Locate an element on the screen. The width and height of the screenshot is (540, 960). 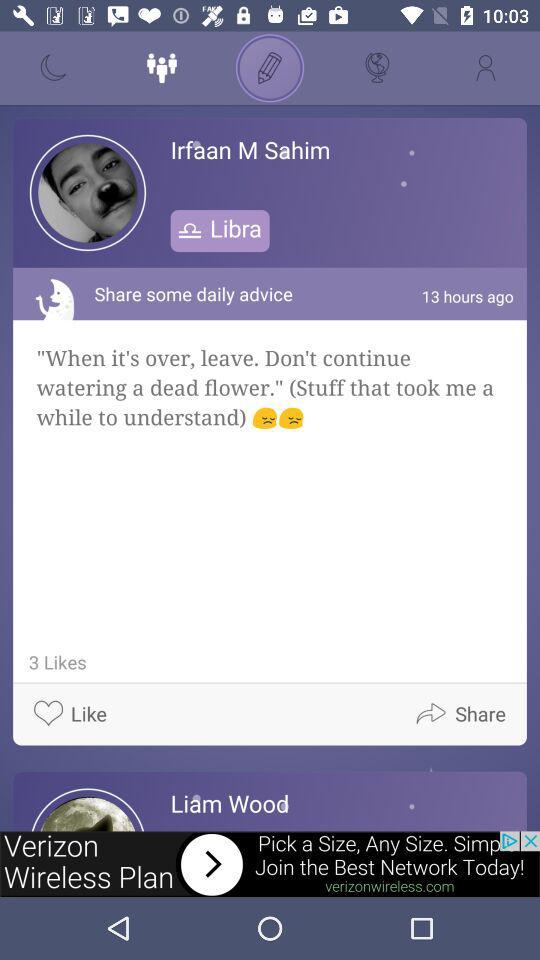
link to advertisement is located at coordinates (270, 863).